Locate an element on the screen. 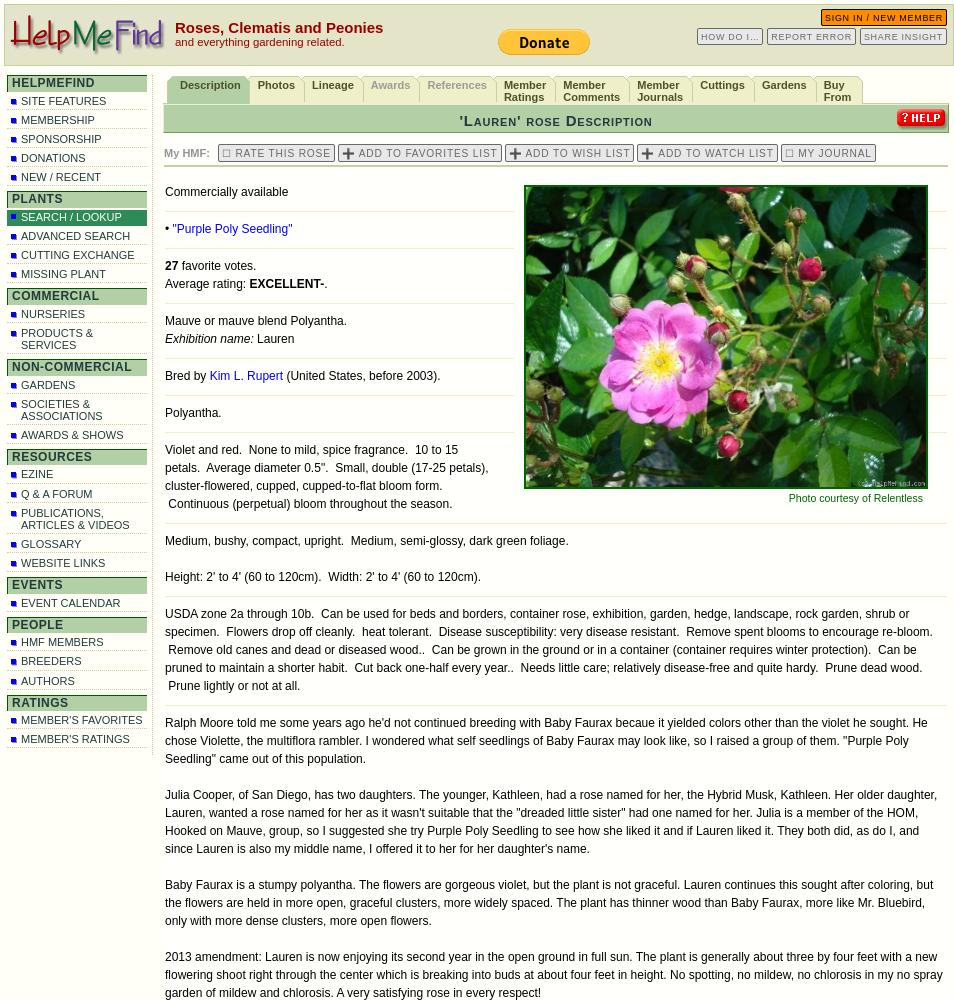  'HMF MEMBERS' is located at coordinates (61, 642).